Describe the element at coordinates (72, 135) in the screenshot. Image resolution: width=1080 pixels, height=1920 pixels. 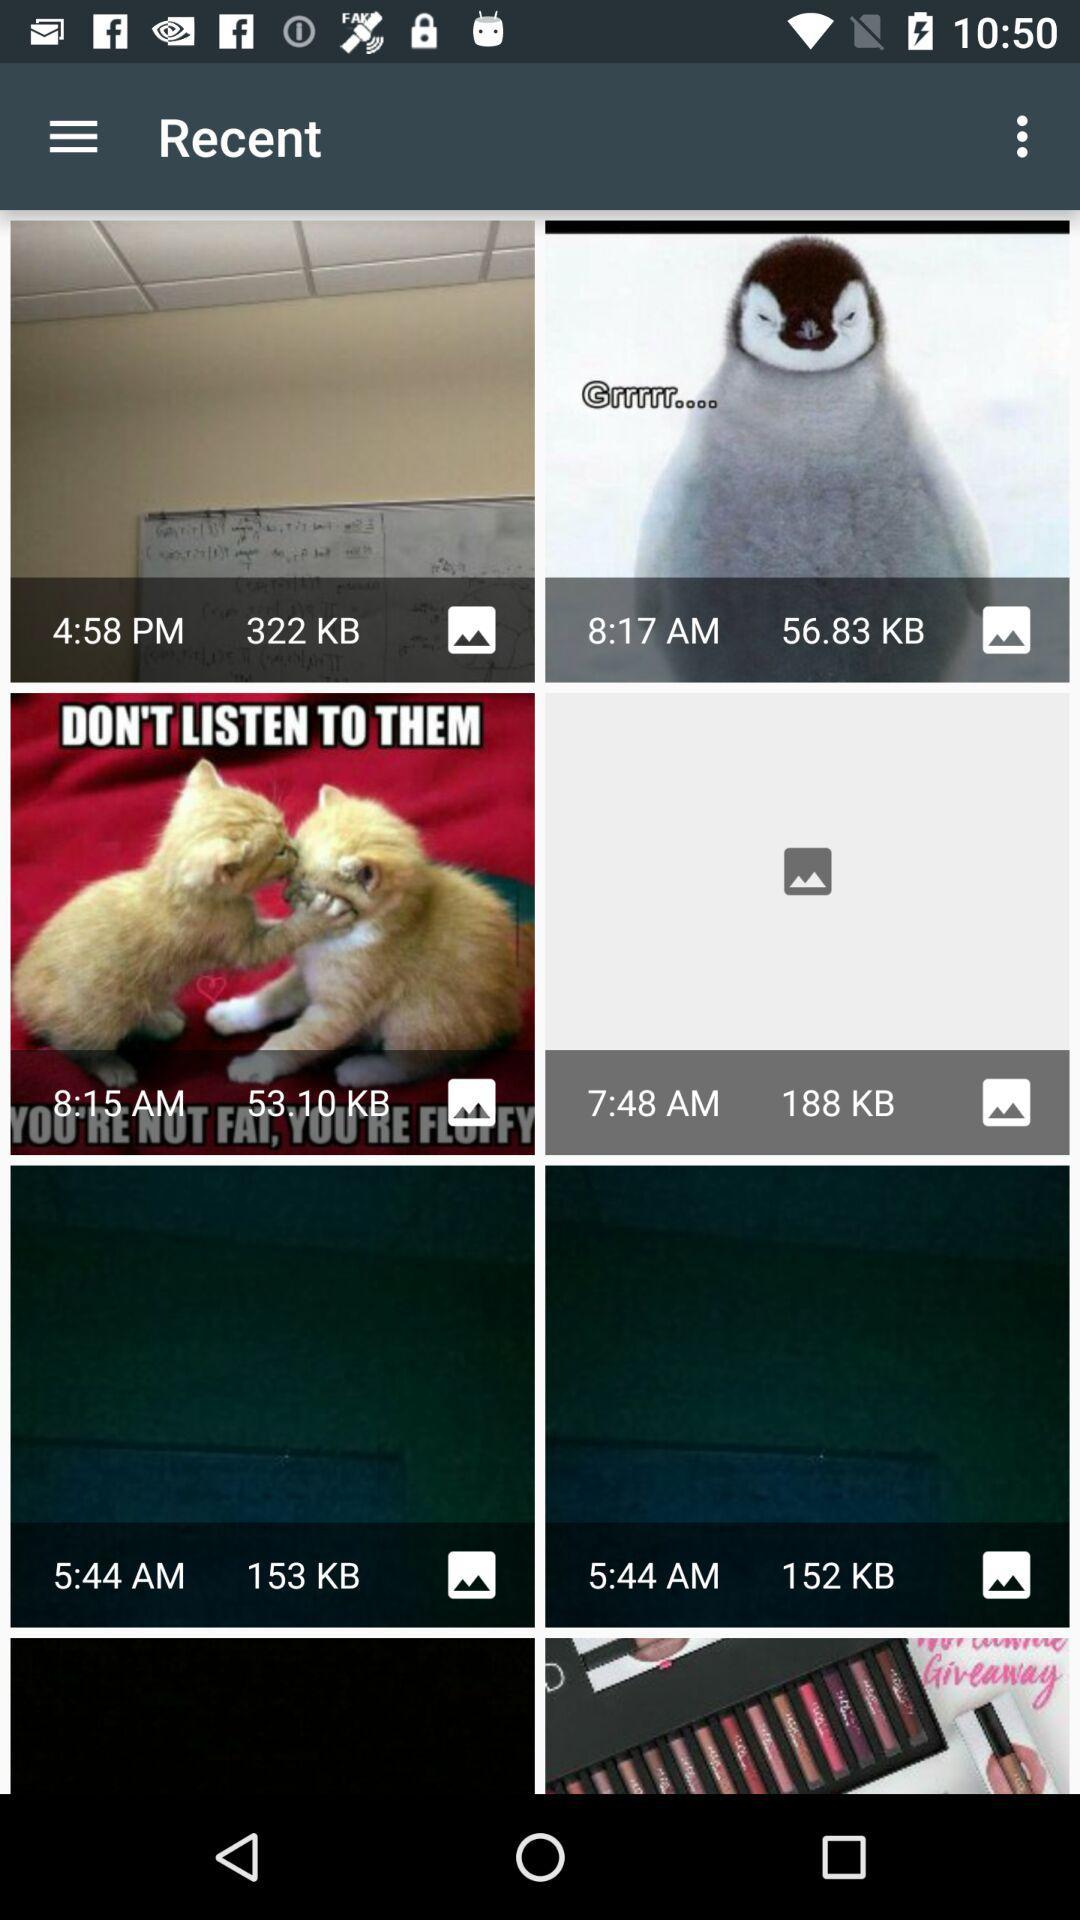
I see `the app to the left of the recent item` at that location.